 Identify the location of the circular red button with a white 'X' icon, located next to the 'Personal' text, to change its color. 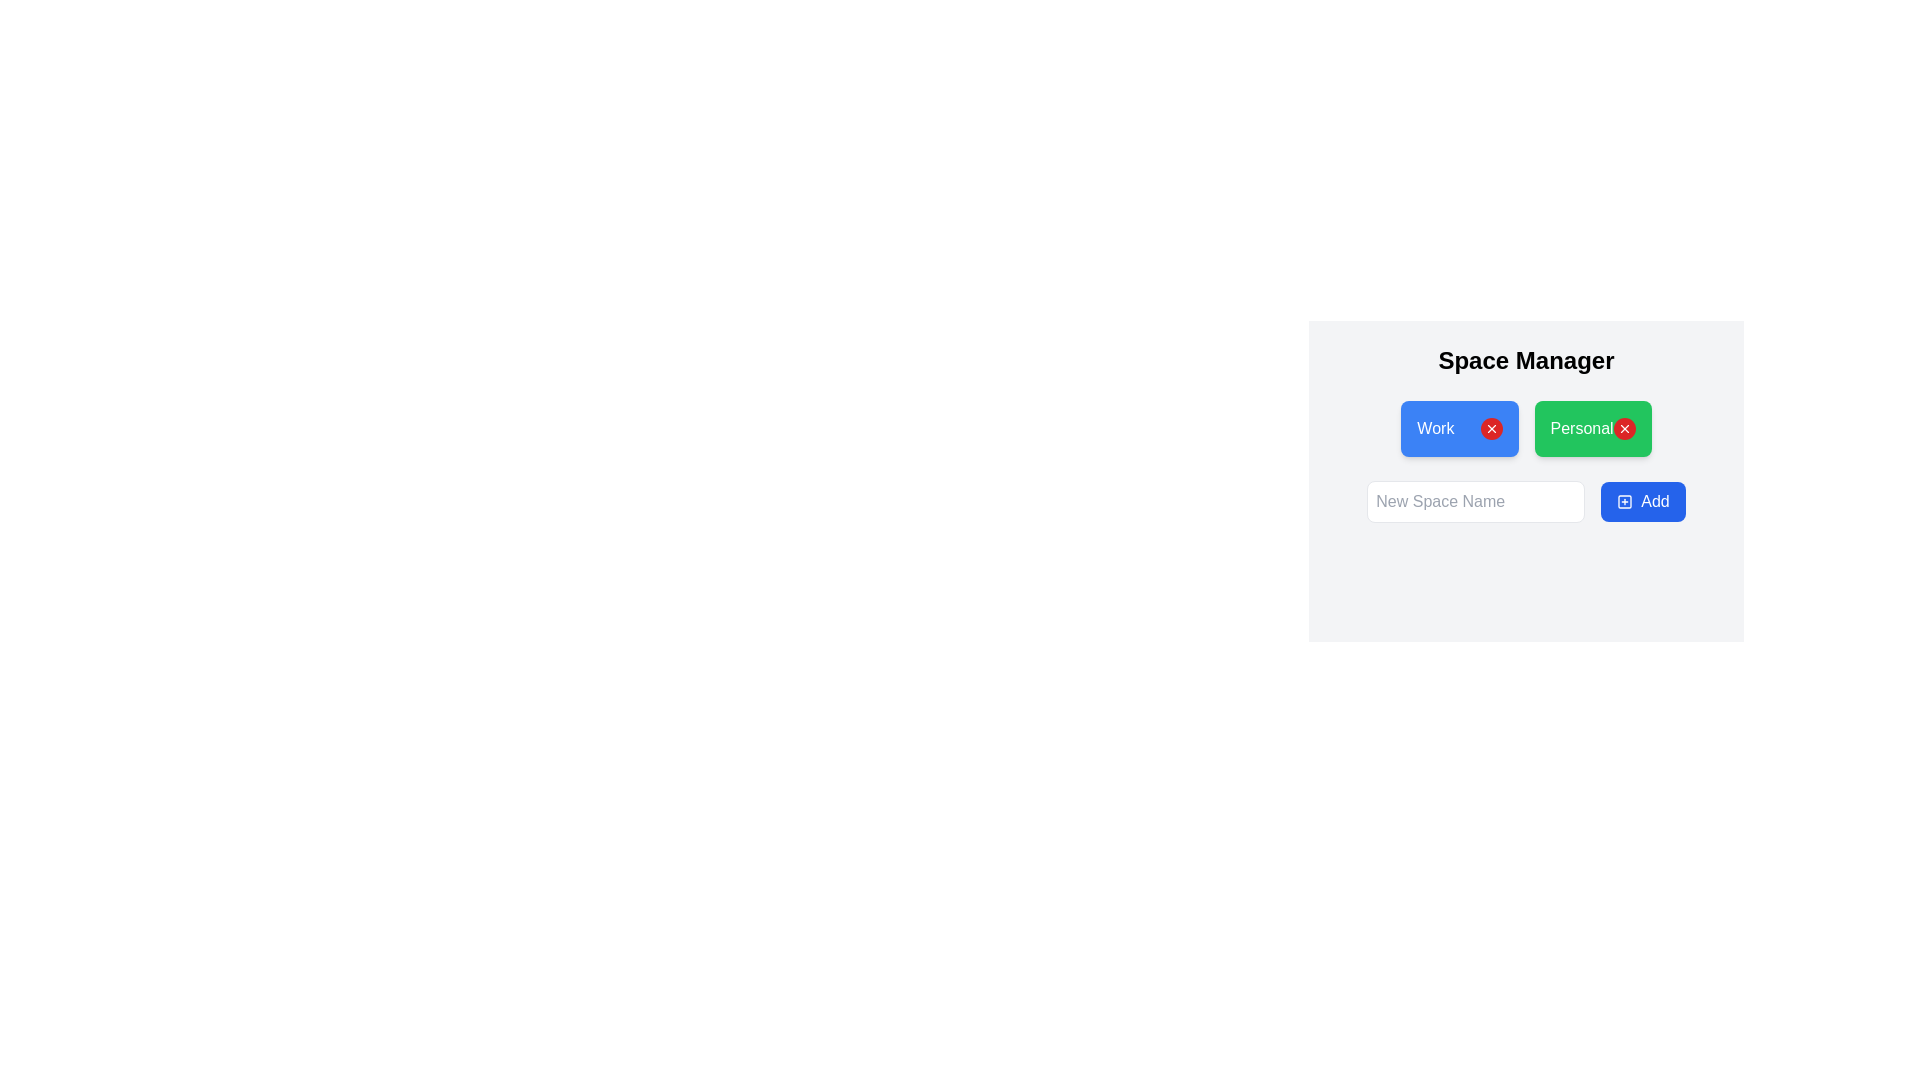
(1624, 427).